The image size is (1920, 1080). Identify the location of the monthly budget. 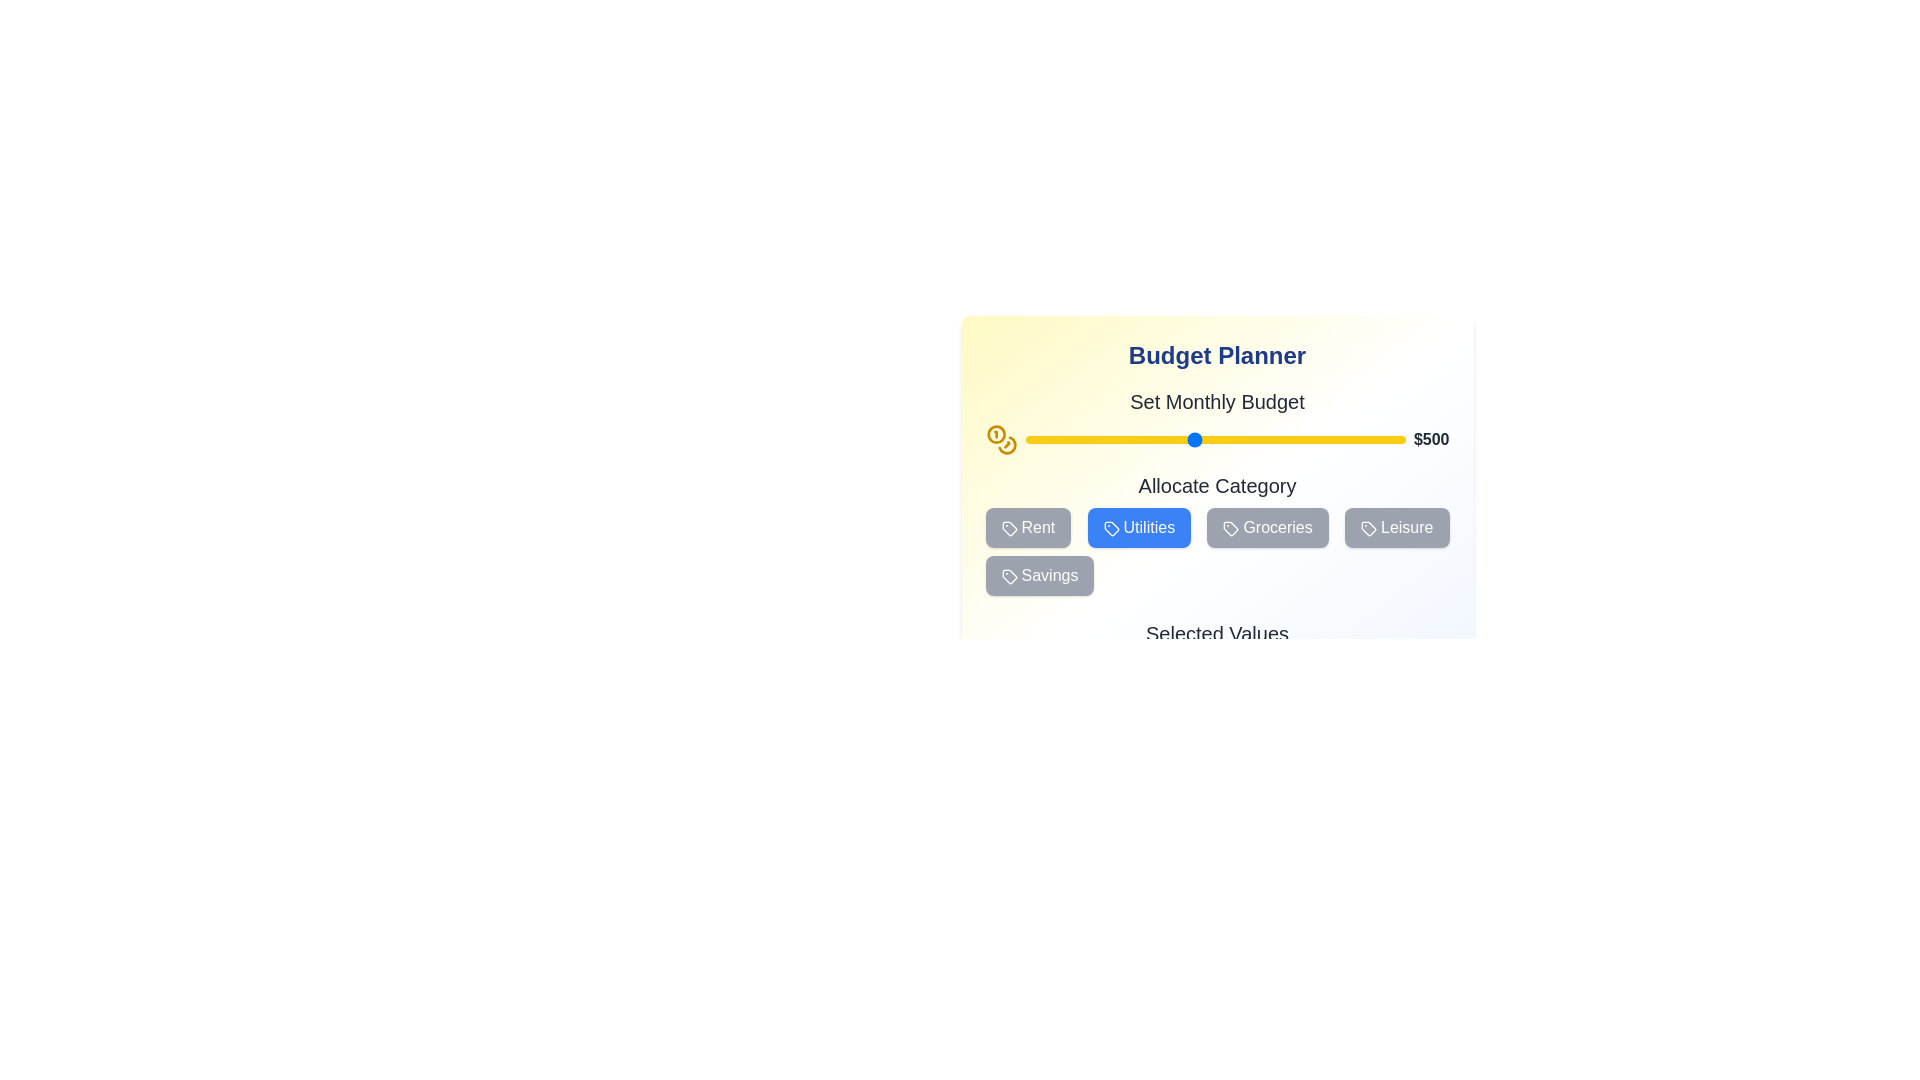
(1204, 438).